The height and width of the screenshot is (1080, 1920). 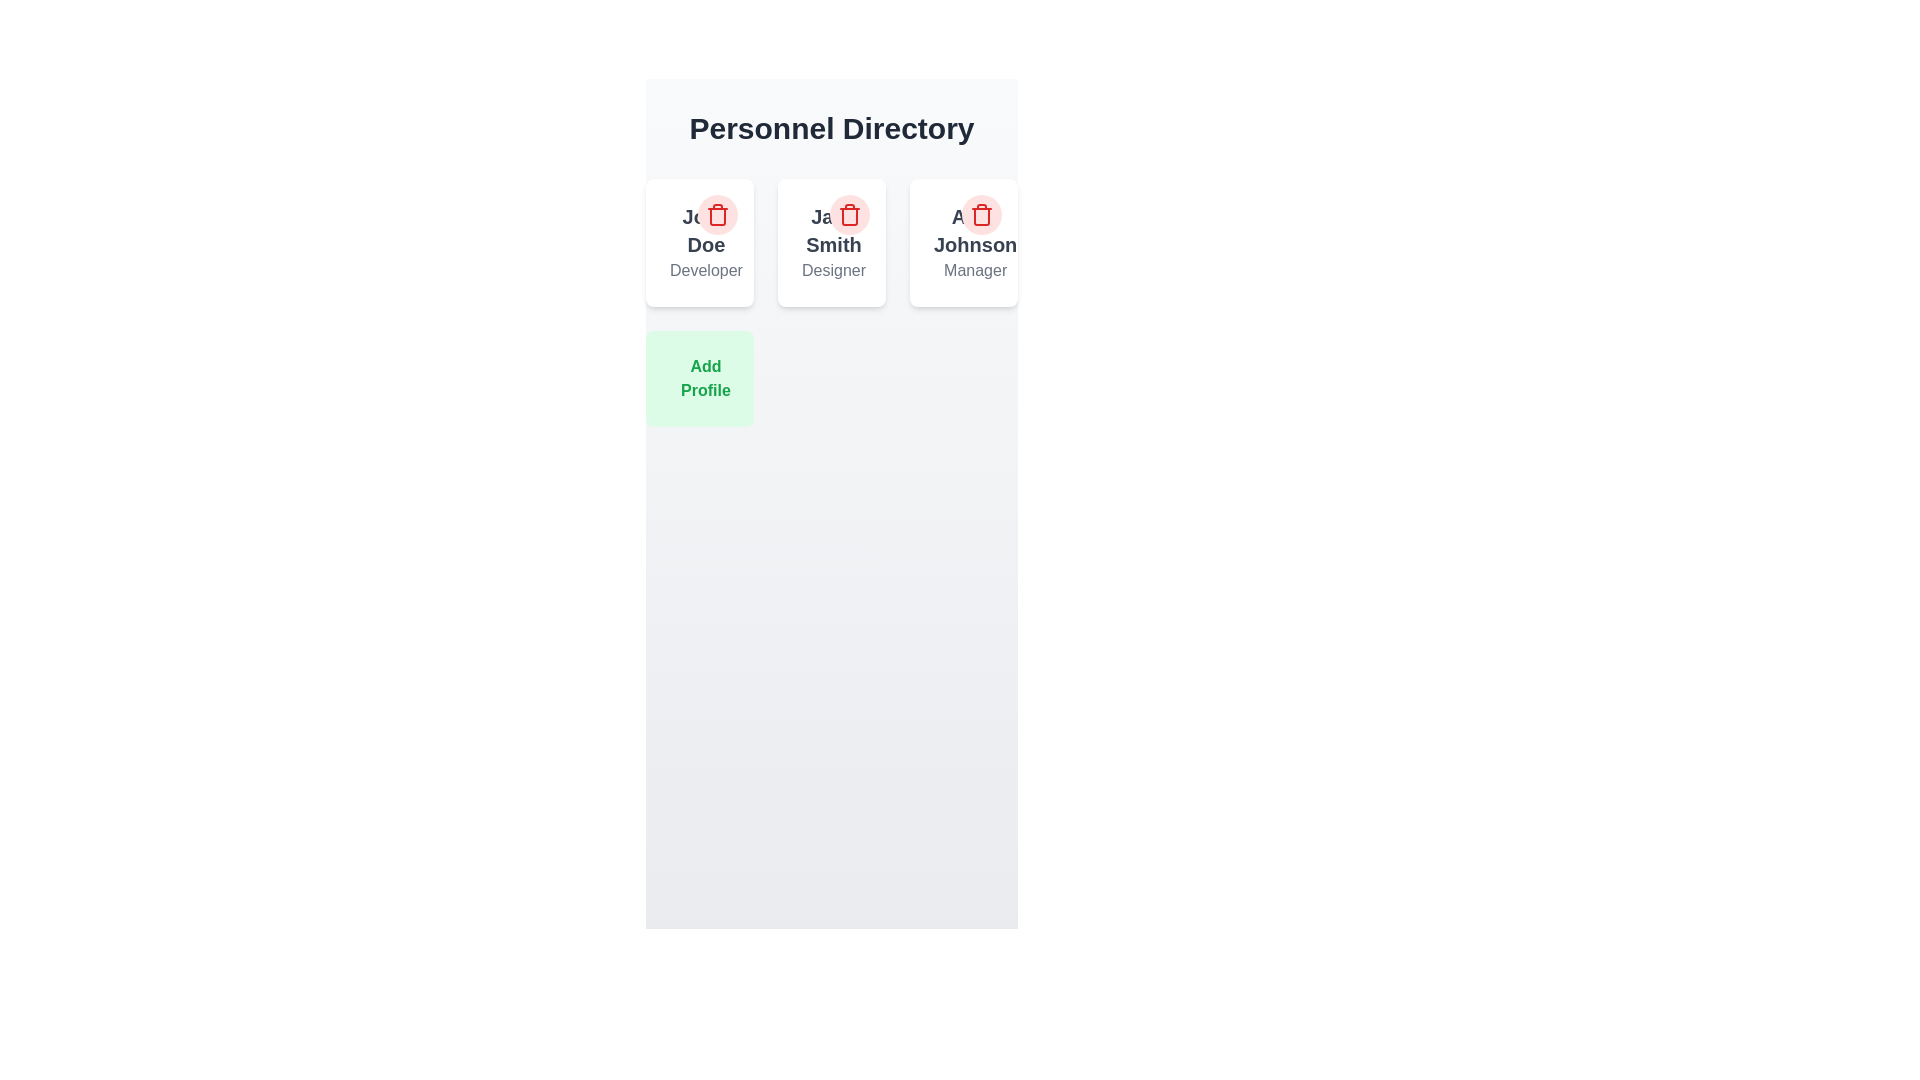 What do you see at coordinates (706, 242) in the screenshot?
I see `the text element displaying the name and job title of an individual in the Personnel Directory` at bounding box center [706, 242].